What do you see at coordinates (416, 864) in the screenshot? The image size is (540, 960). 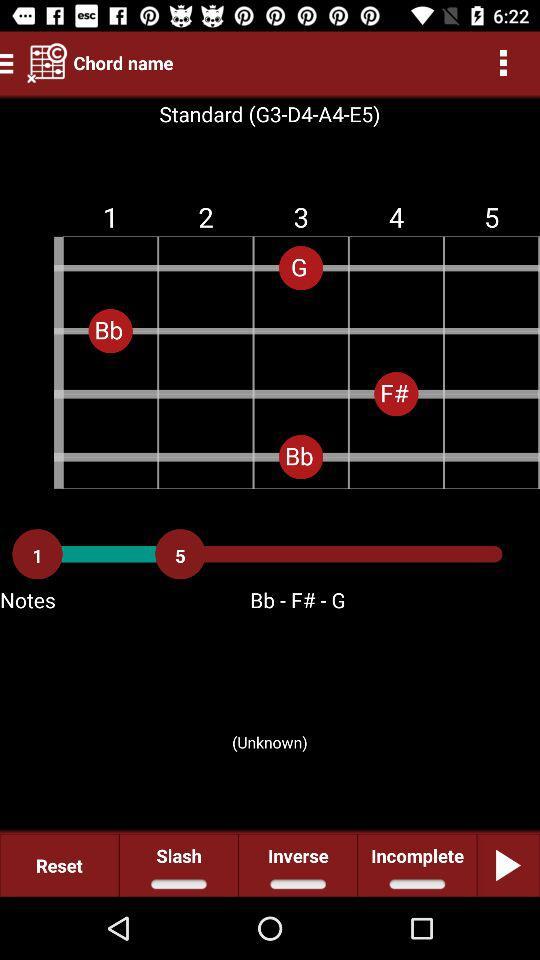 I see `the incomplete item` at bounding box center [416, 864].